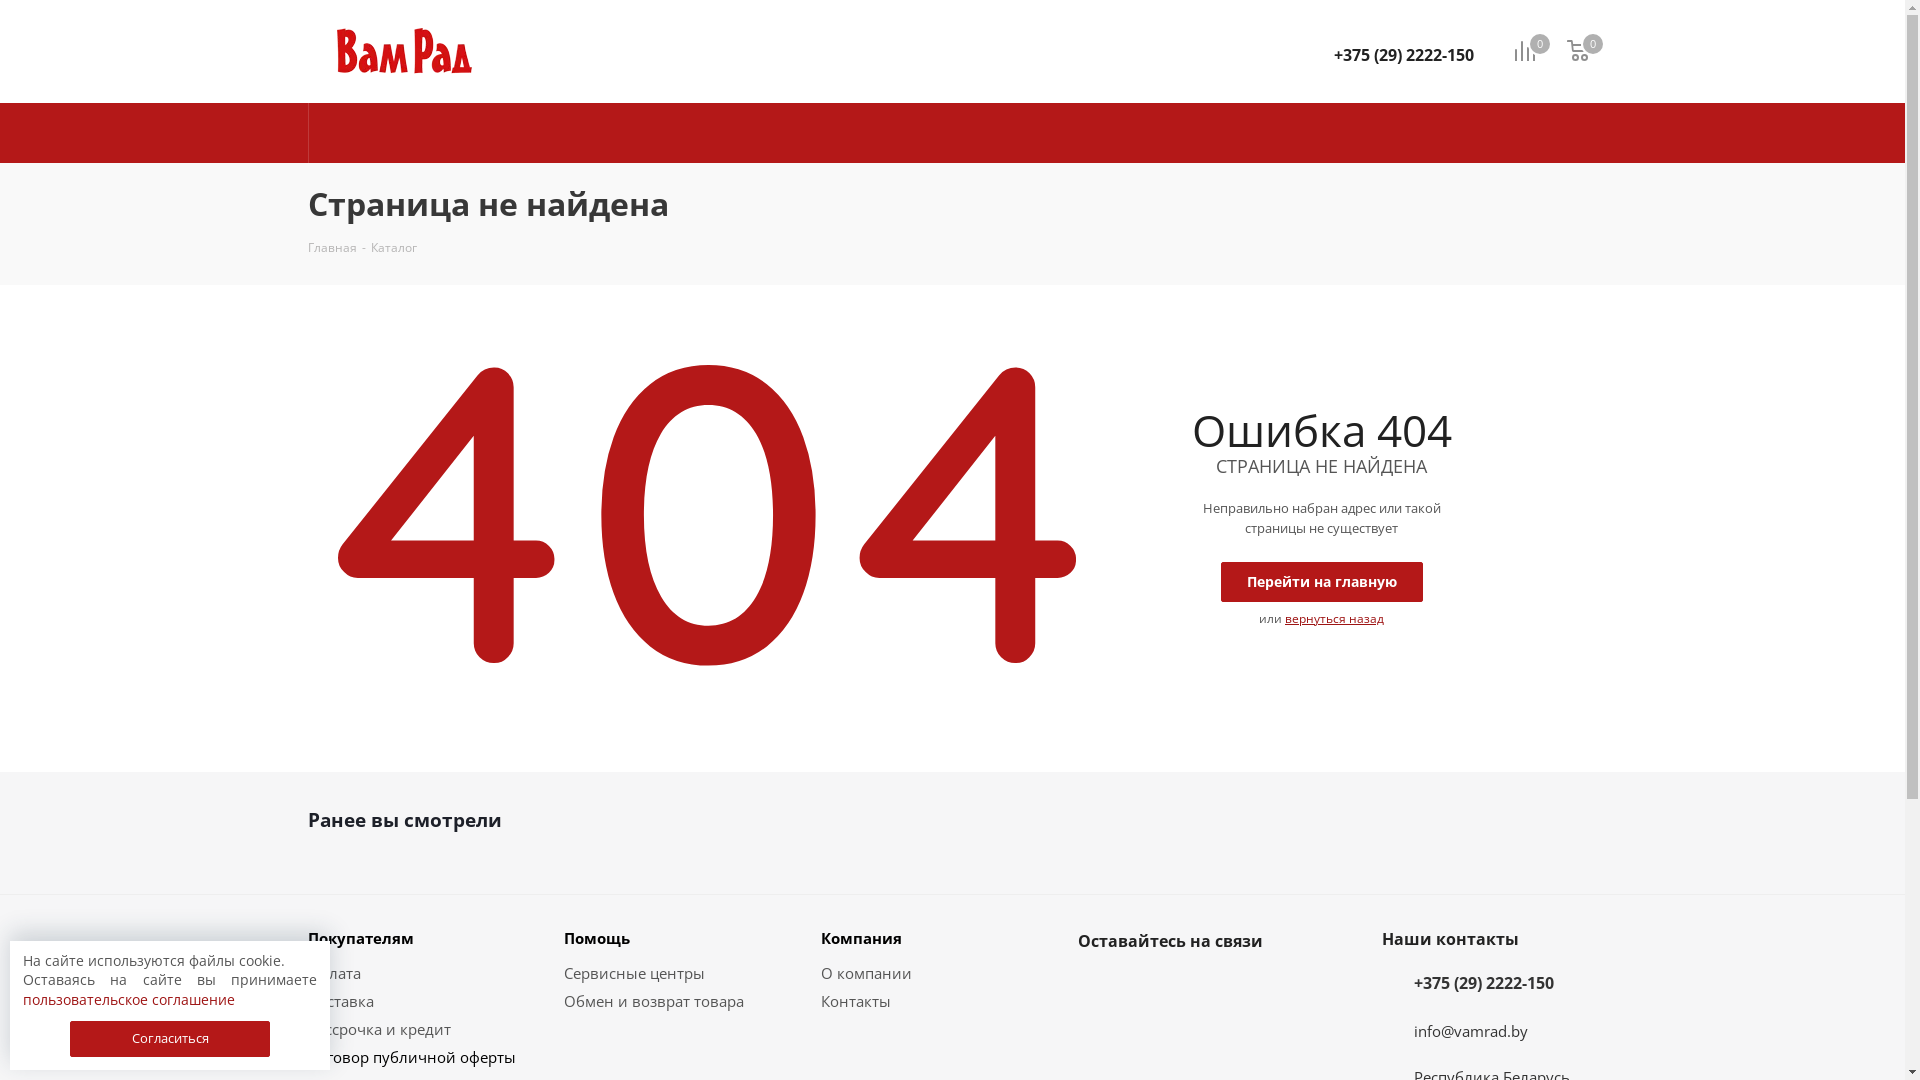 The height and width of the screenshot is (1080, 1920). I want to click on 'Instagram', so click(1177, 986).